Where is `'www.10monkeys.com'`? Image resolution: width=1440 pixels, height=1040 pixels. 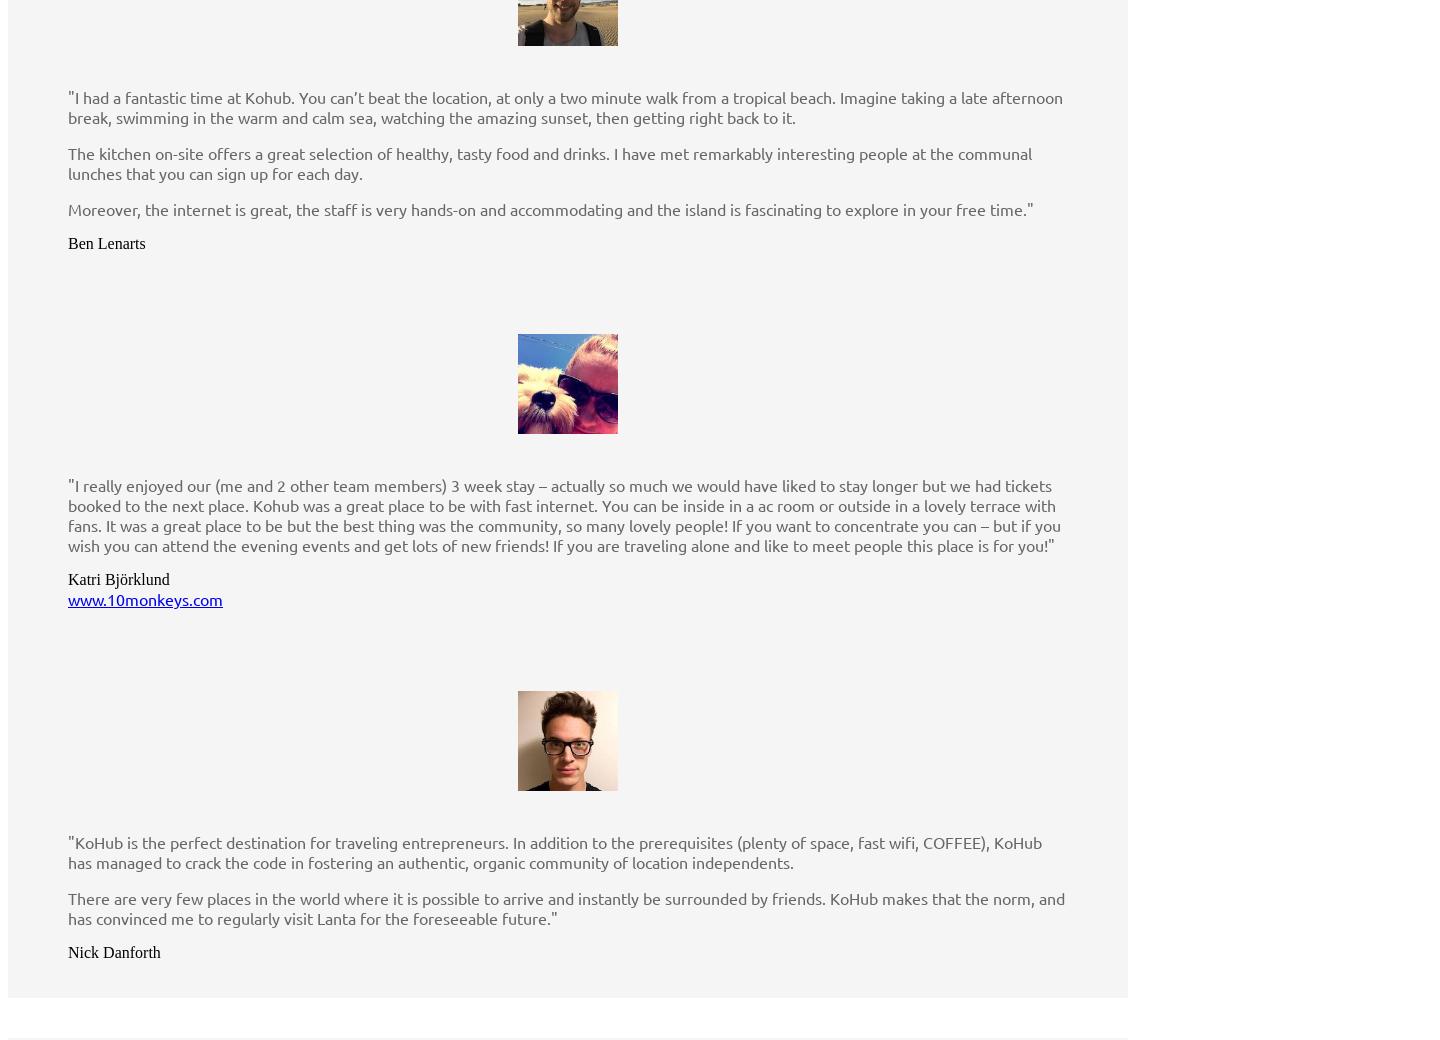
'www.10monkeys.com' is located at coordinates (67, 598).